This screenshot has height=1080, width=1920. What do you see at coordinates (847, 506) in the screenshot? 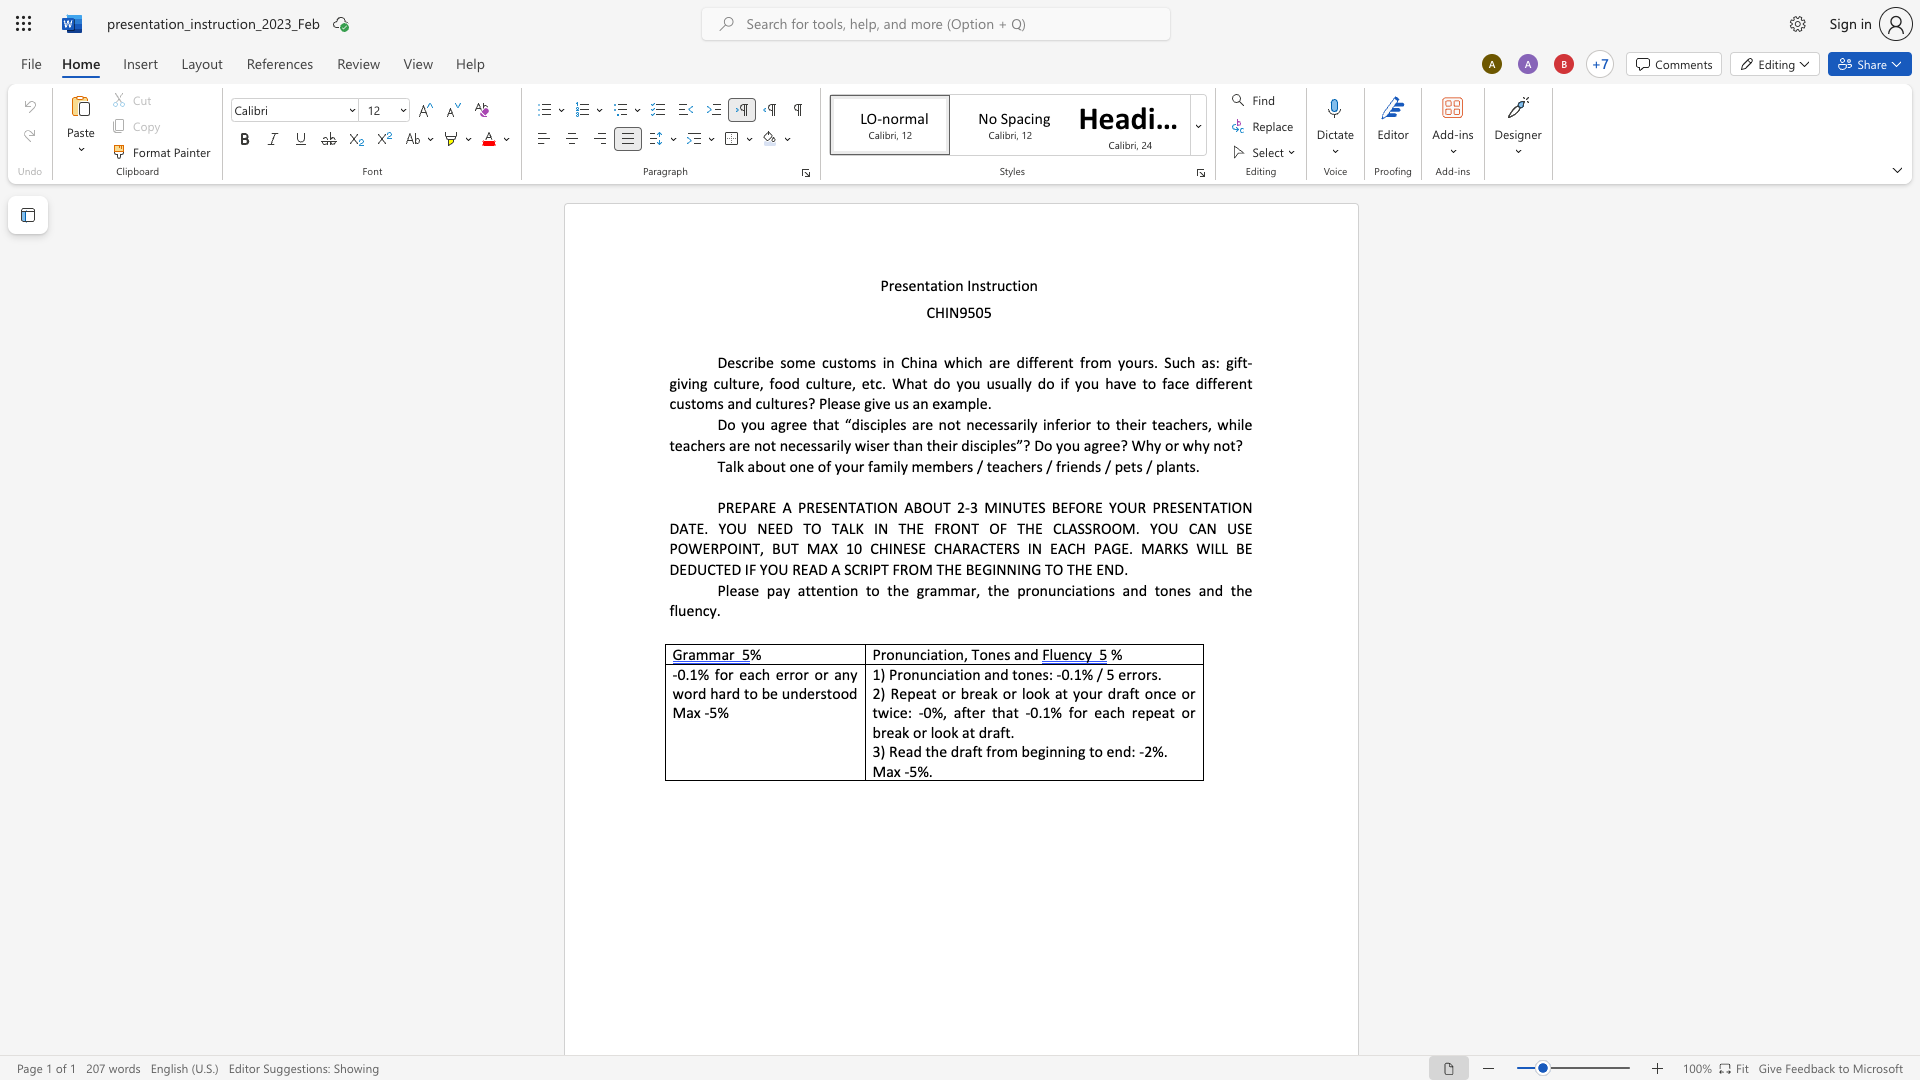
I see `the space between the continuous character "N" and "T" in the text` at bounding box center [847, 506].